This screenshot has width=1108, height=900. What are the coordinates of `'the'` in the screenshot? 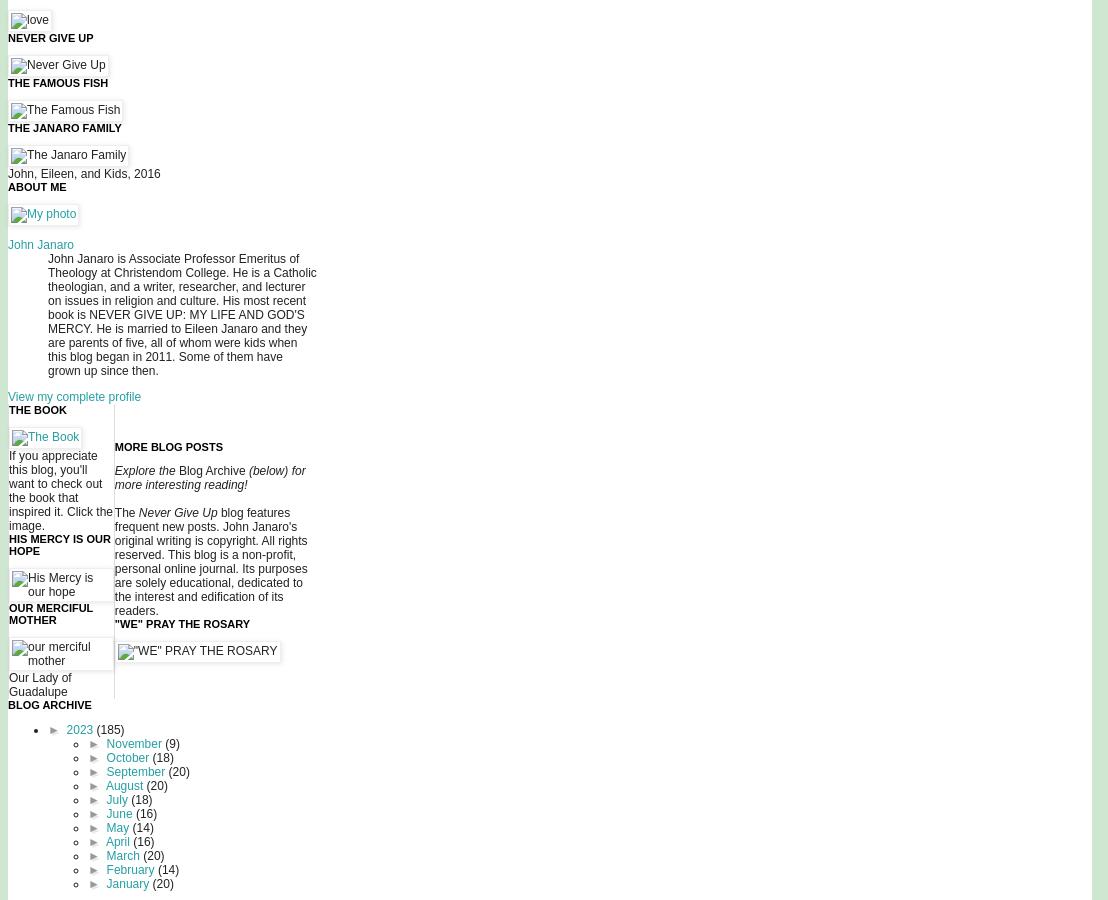 It's located at (166, 468).